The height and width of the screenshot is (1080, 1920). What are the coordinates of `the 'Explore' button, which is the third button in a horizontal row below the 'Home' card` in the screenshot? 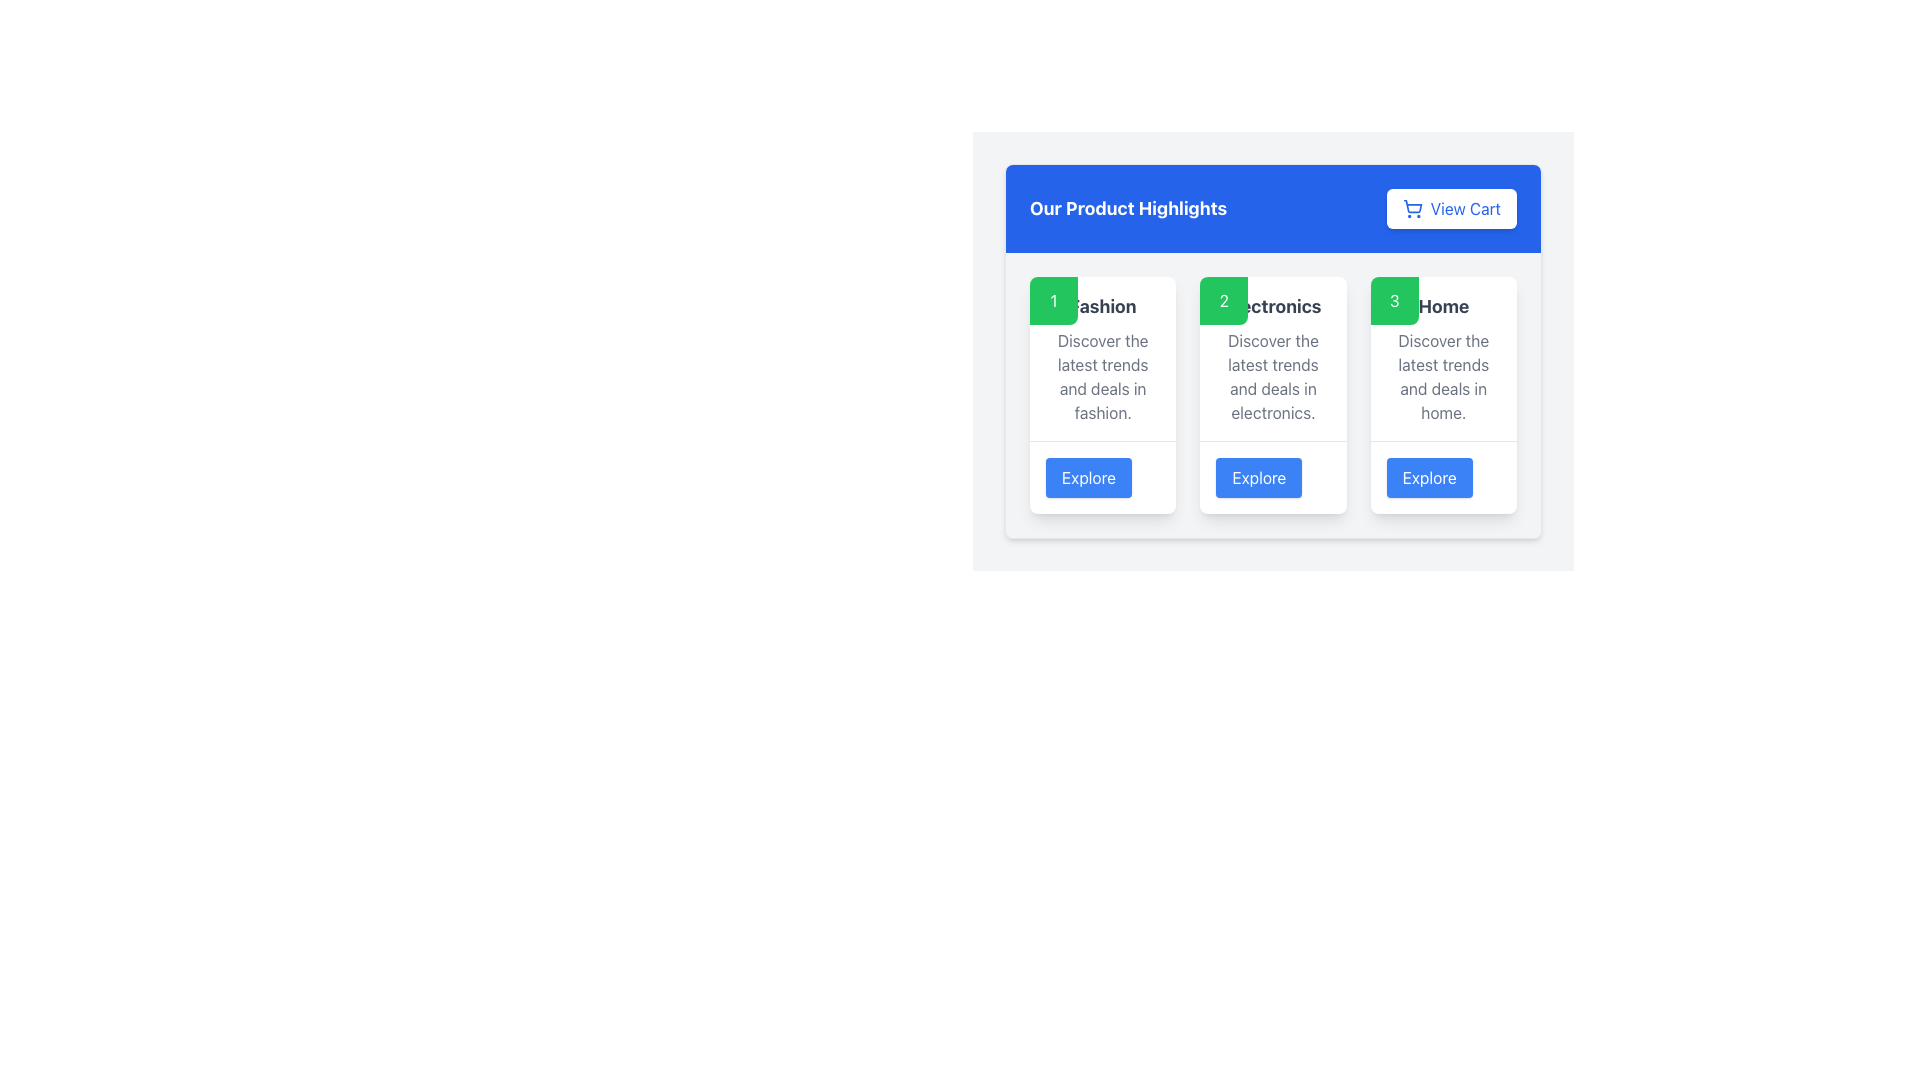 It's located at (1443, 477).